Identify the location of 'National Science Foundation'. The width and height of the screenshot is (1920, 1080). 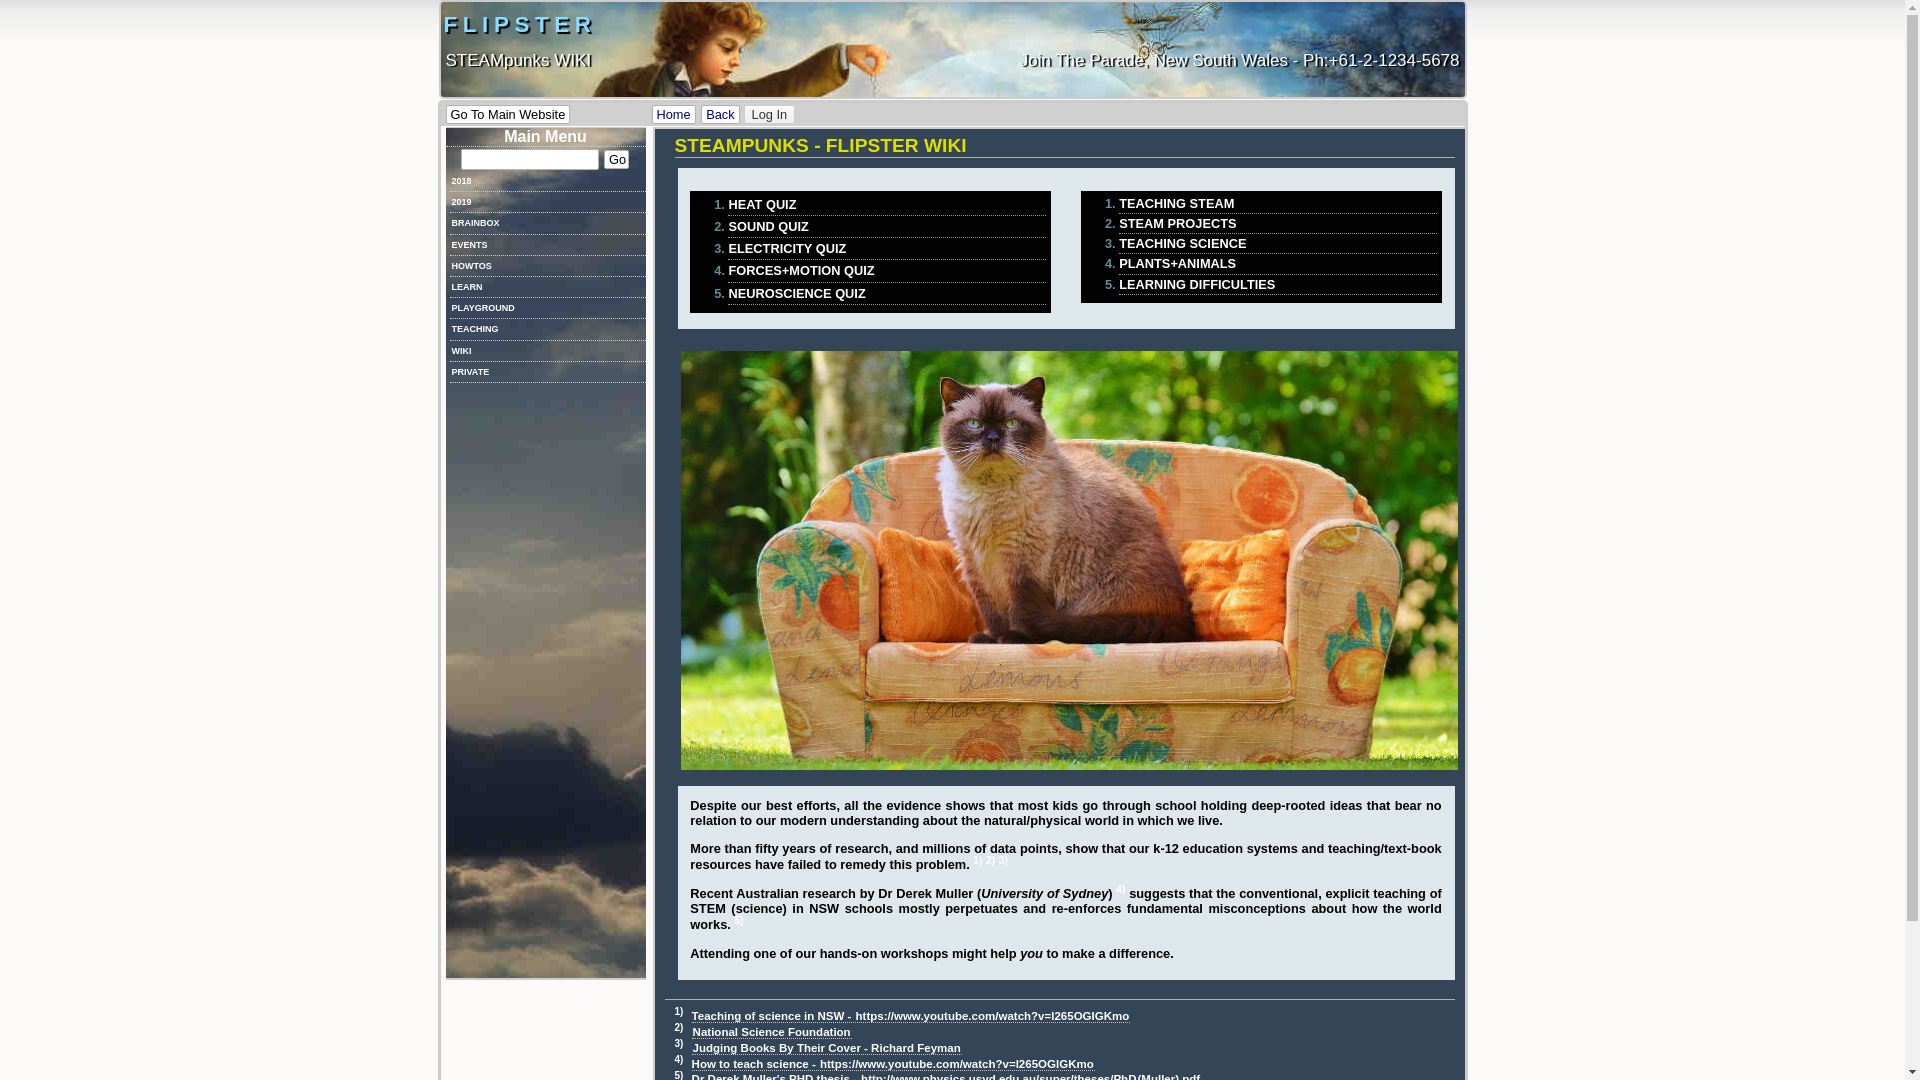
(771, 1032).